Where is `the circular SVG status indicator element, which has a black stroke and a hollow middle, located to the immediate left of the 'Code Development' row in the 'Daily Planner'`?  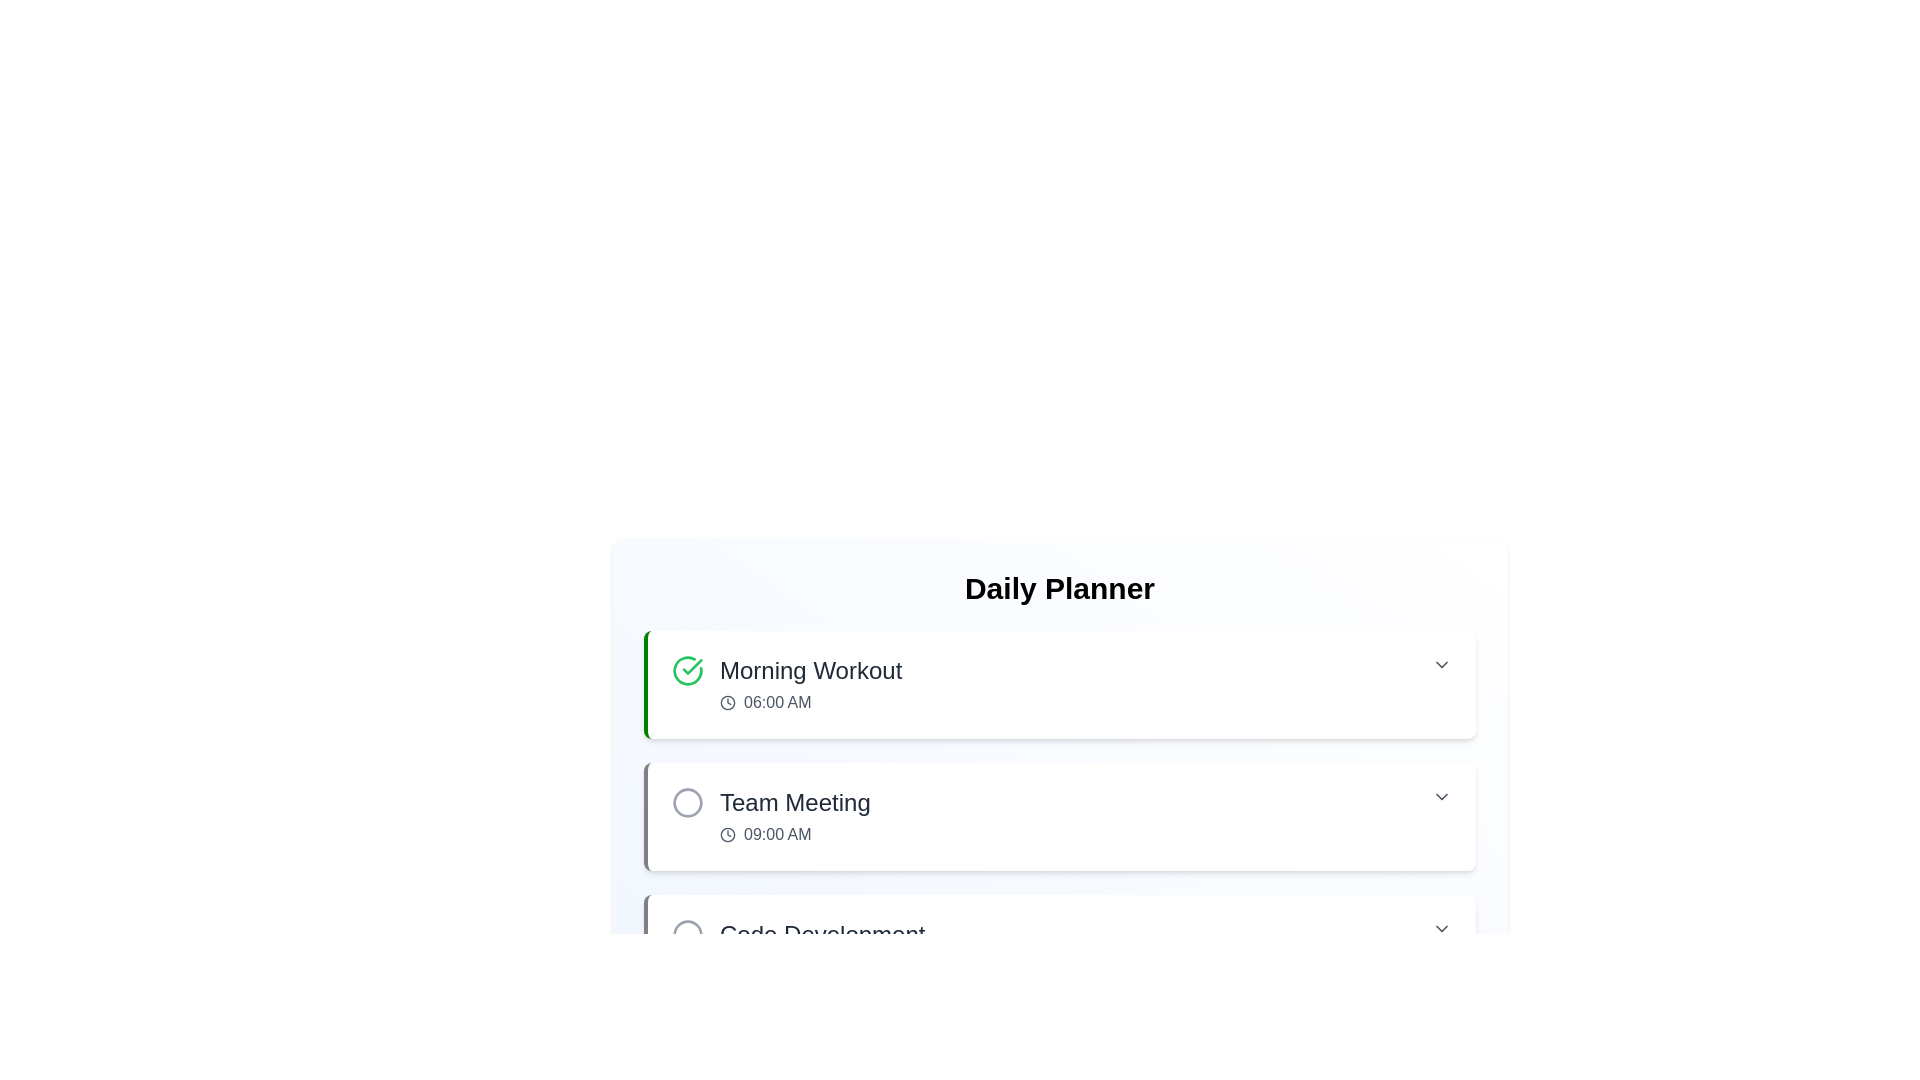 the circular SVG status indicator element, which has a black stroke and a hollow middle, located to the immediate left of the 'Code Development' row in the 'Daily Planner' is located at coordinates (687, 934).